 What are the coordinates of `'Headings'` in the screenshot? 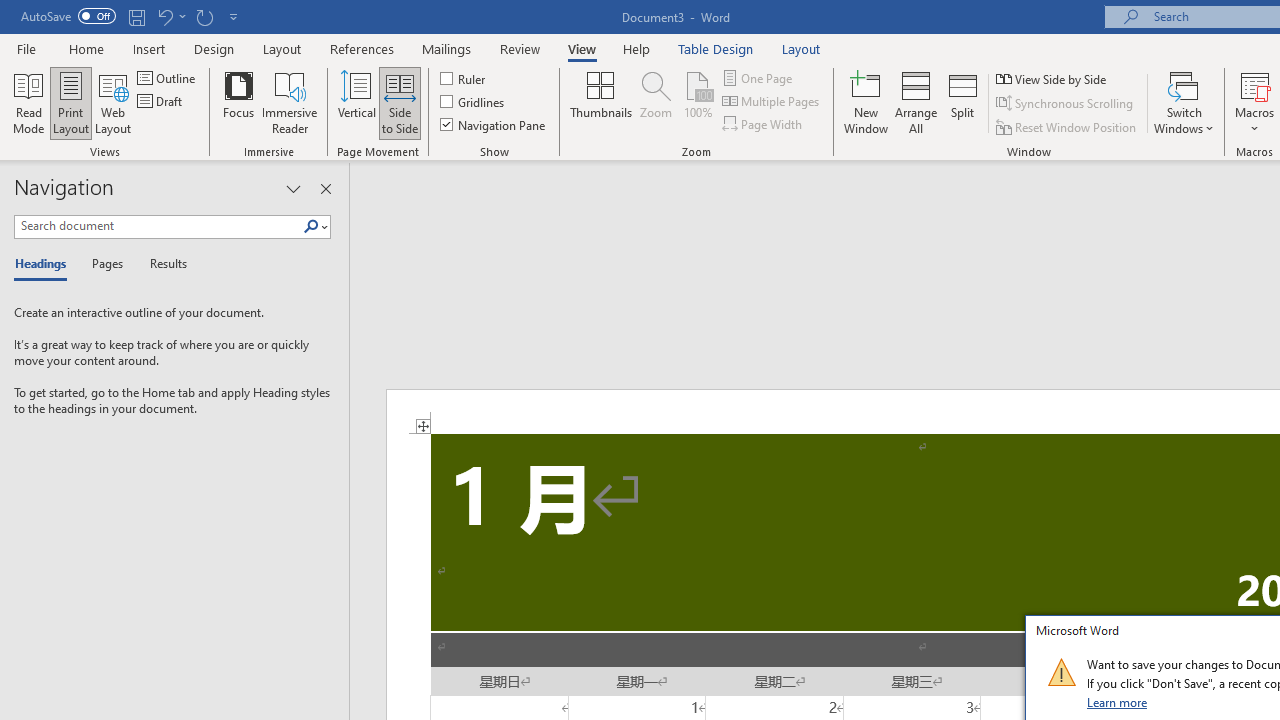 It's located at (45, 264).